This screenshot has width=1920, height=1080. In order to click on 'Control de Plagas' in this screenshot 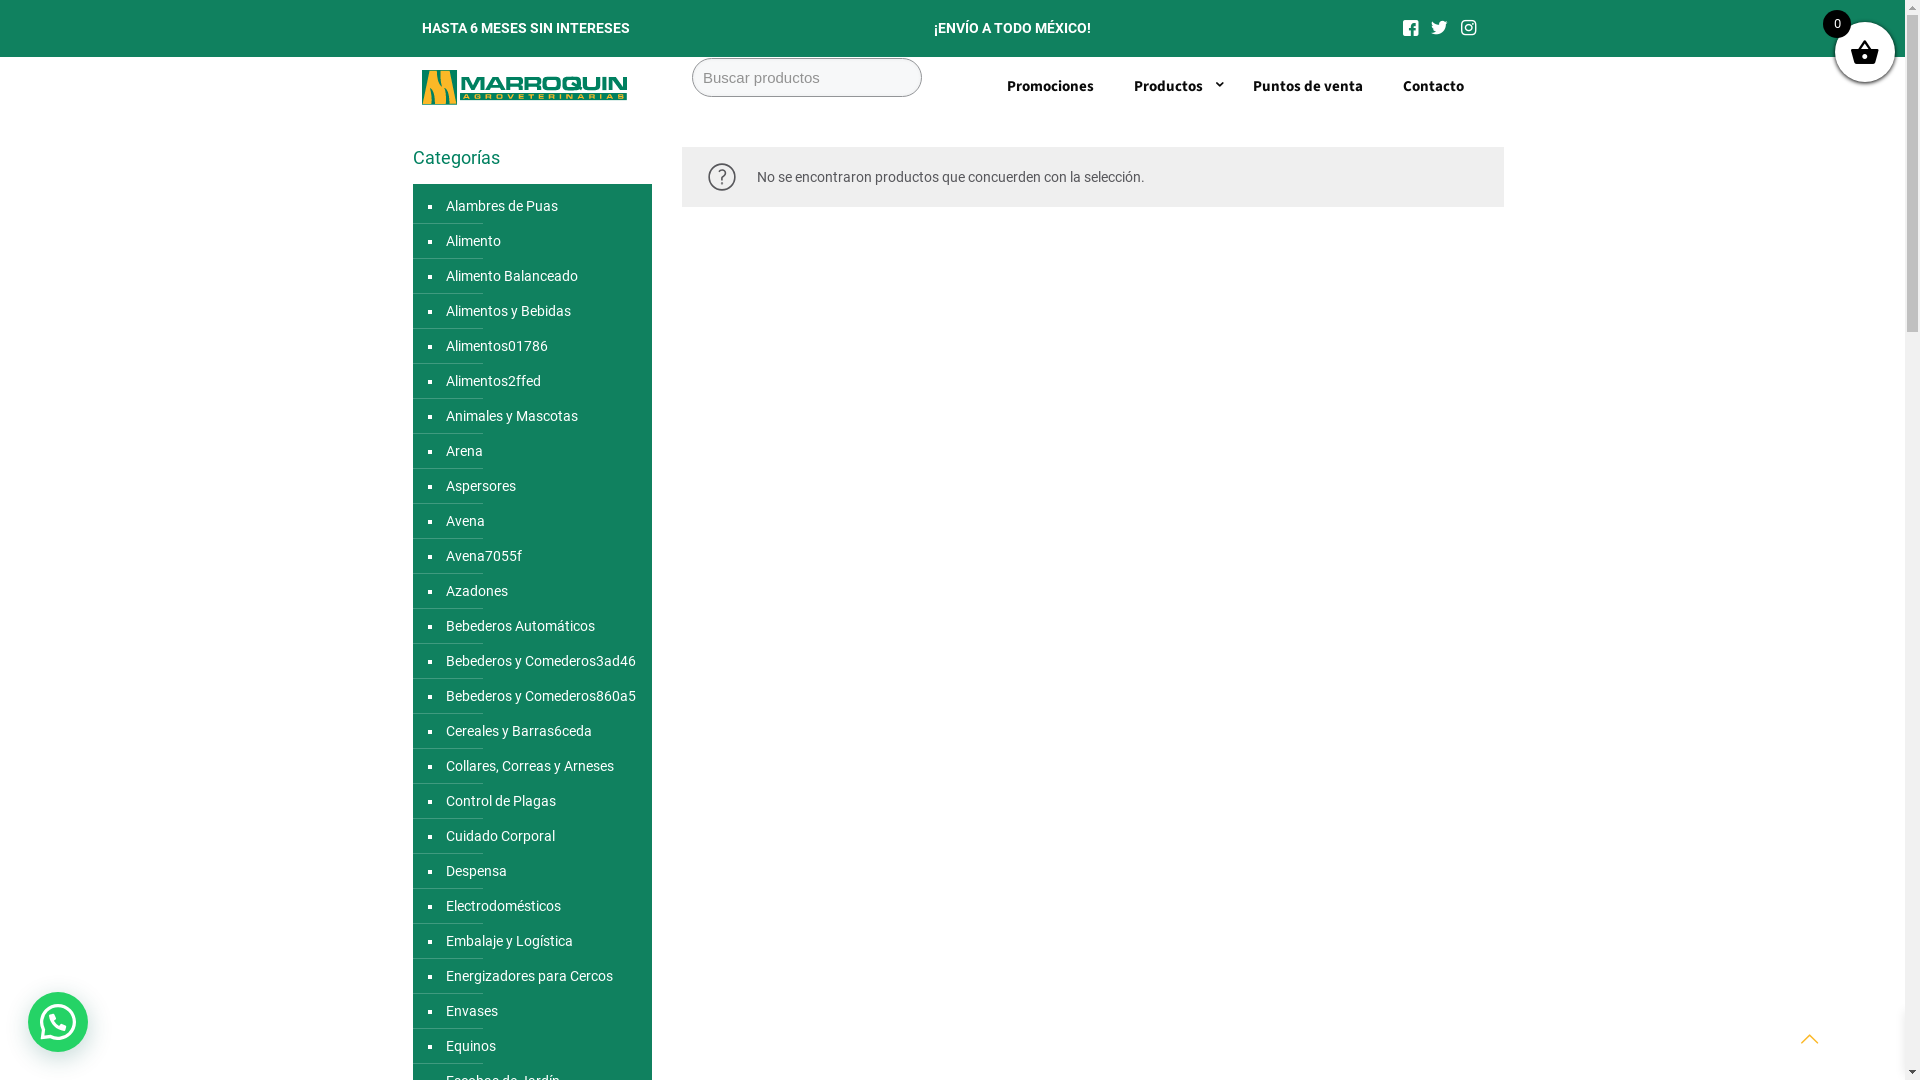, I will do `click(542, 800)`.